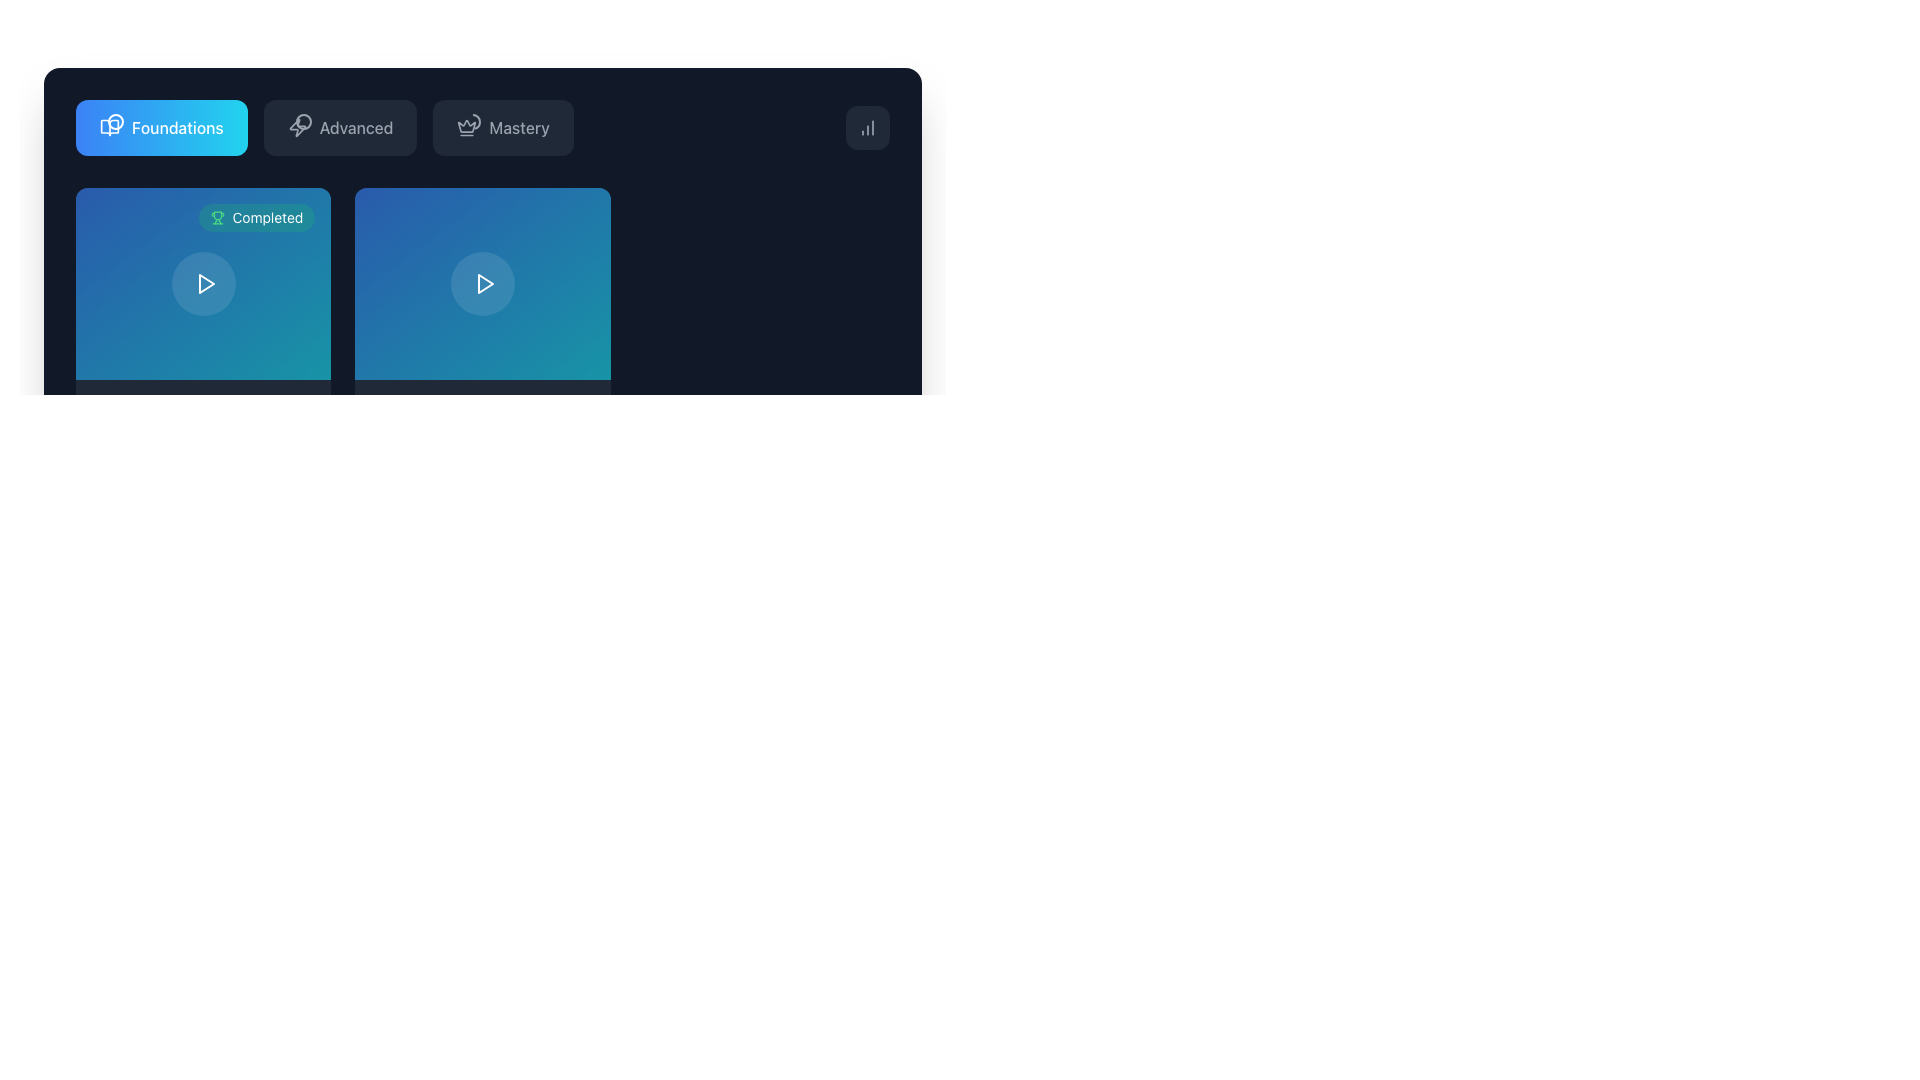 This screenshot has width=1920, height=1080. What do you see at coordinates (340, 127) in the screenshot?
I see `the 'Advanced' navigation button` at bounding box center [340, 127].